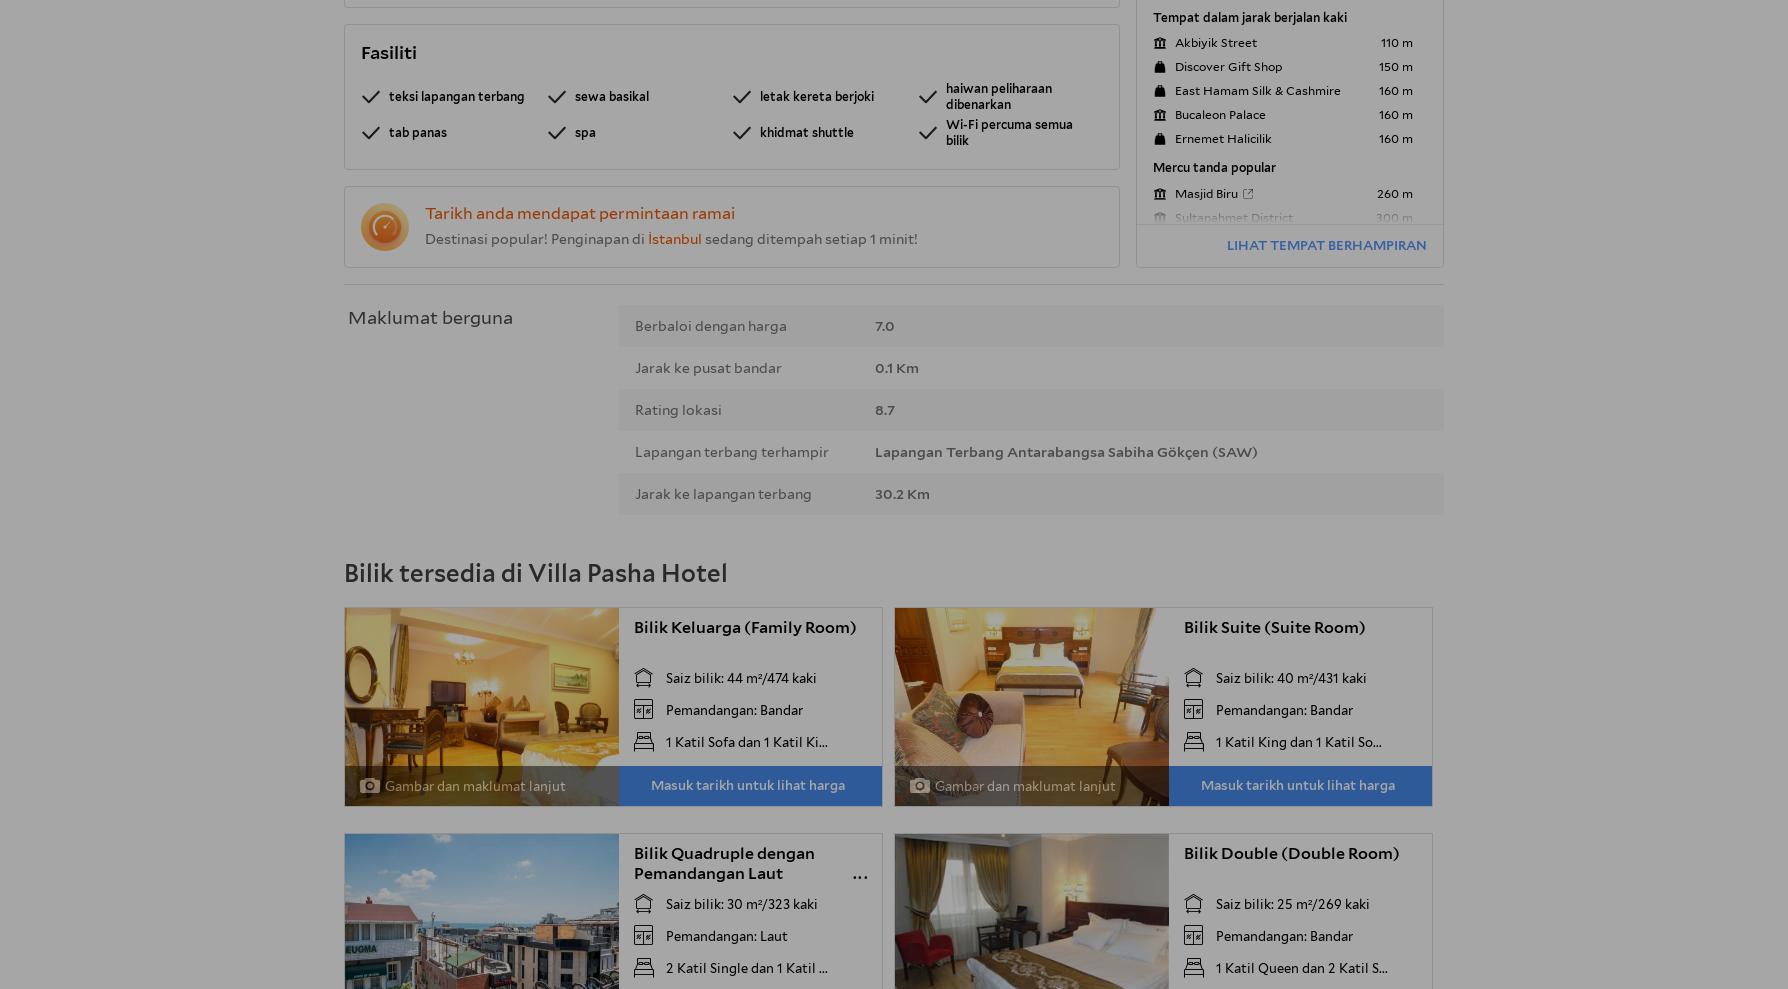 The width and height of the screenshot is (1788, 989). What do you see at coordinates (1220, 415) in the screenshot?
I see `'Mosaic Museum'` at bounding box center [1220, 415].